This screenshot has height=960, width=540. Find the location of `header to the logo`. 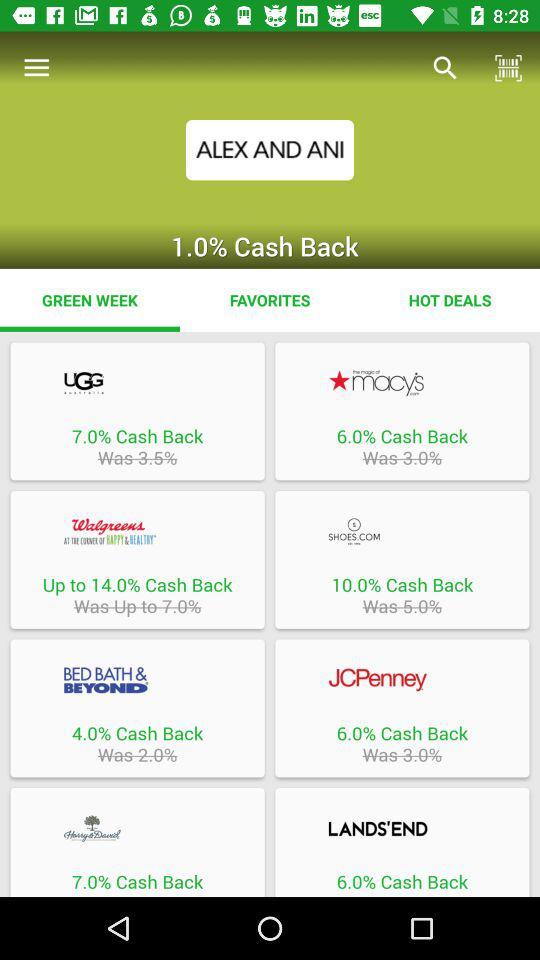

header to the logo is located at coordinates (136, 382).